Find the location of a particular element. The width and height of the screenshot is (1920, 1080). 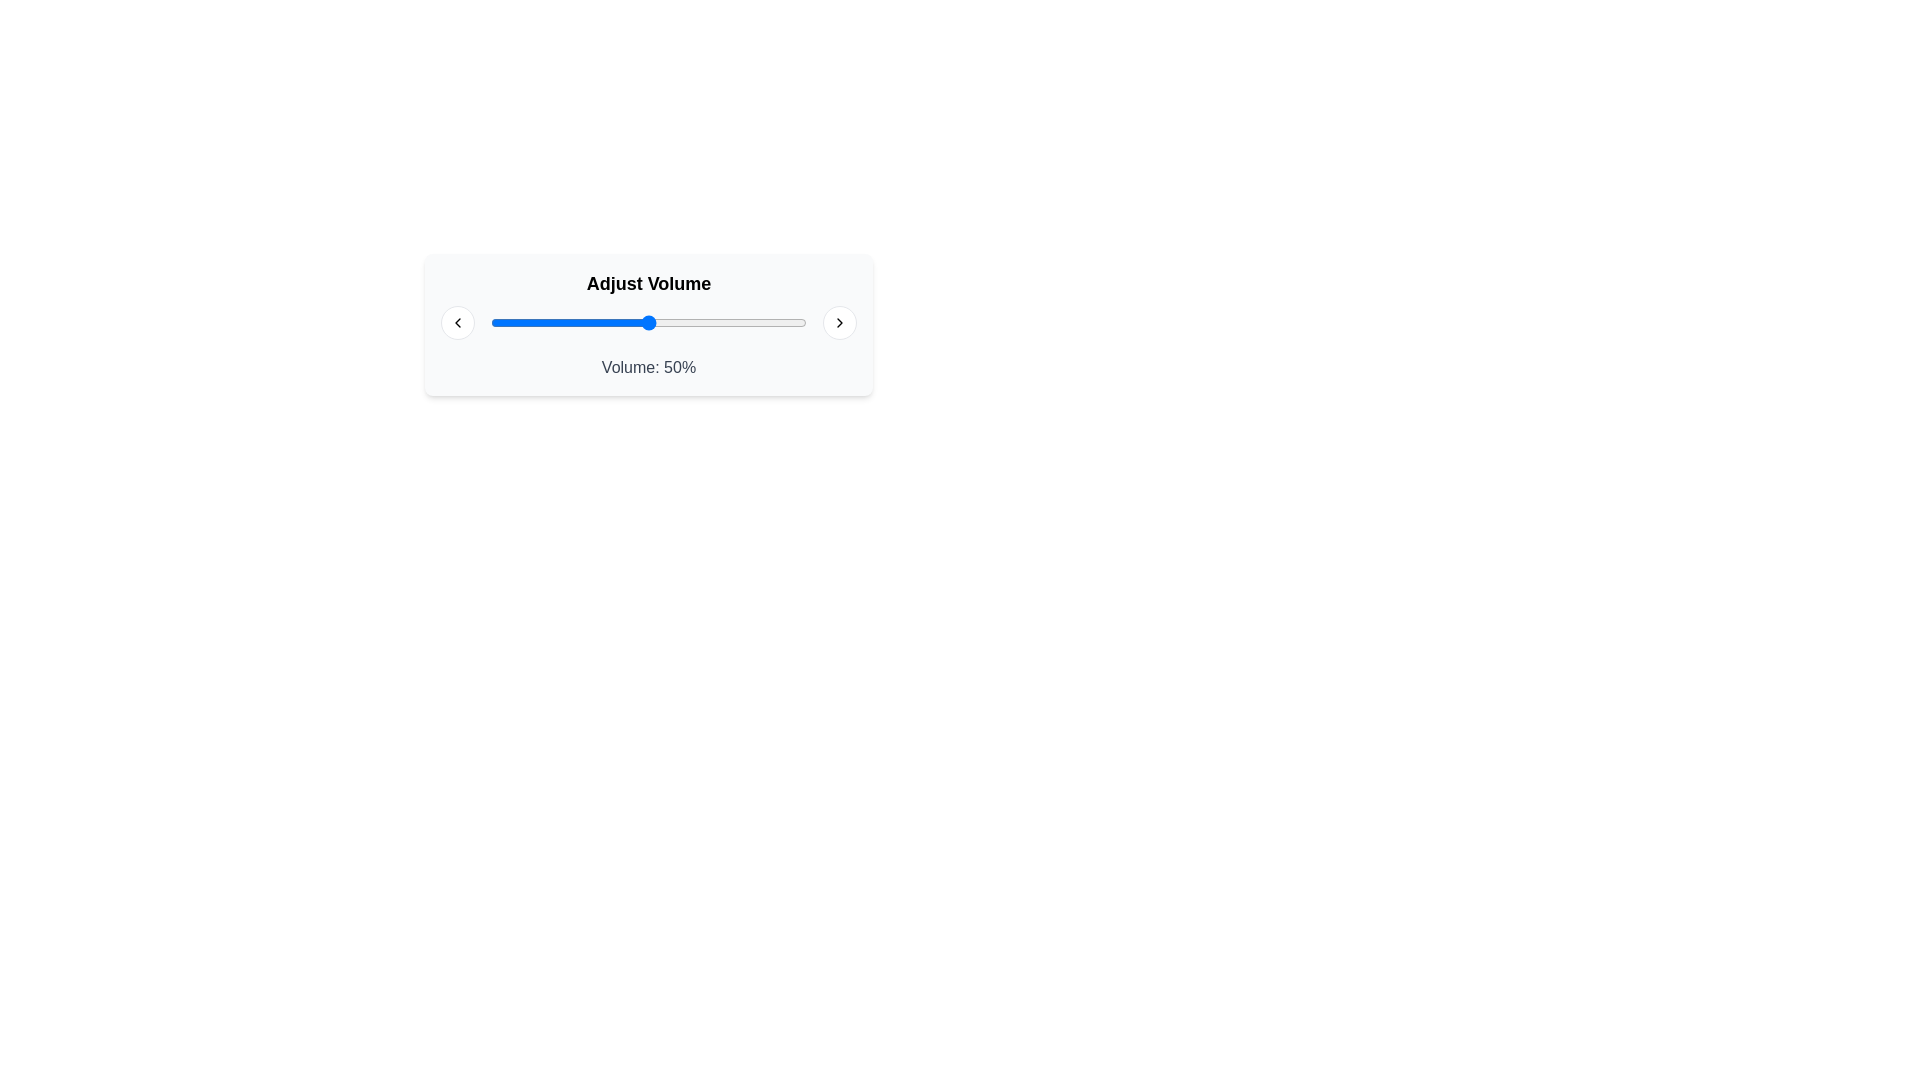

the slider is located at coordinates (783, 322).